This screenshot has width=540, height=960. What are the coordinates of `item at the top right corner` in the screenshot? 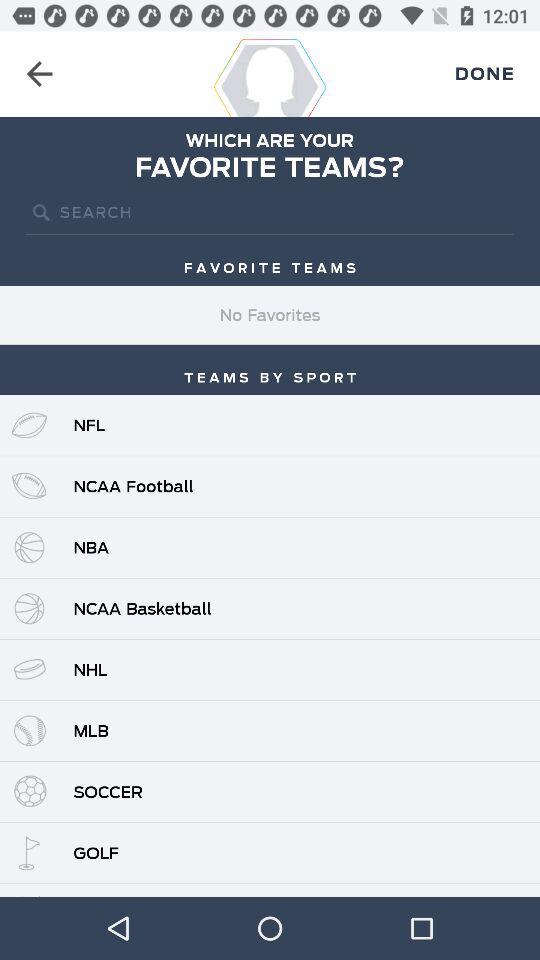 It's located at (483, 74).